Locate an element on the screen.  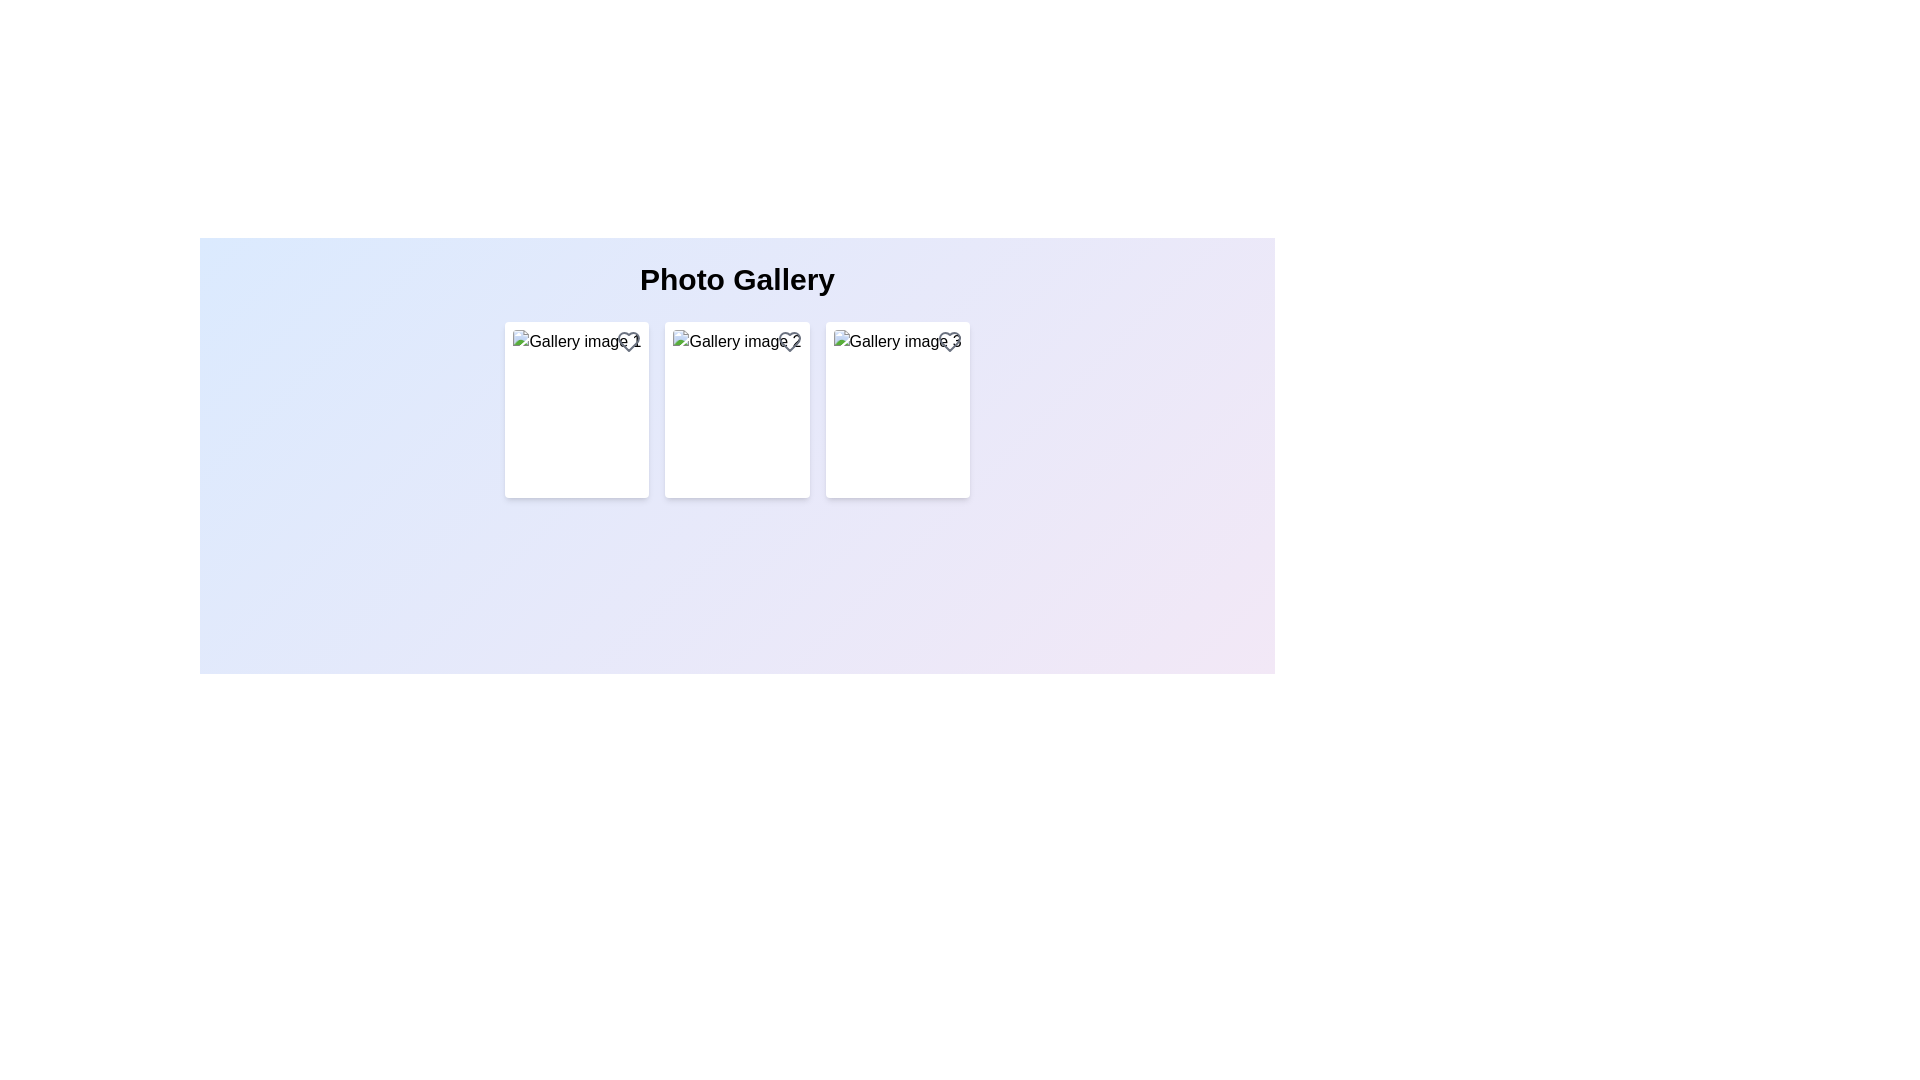
the heart-shaped icon located at the top-right corner of the card labeled 'Gallery image3' is located at coordinates (948, 341).